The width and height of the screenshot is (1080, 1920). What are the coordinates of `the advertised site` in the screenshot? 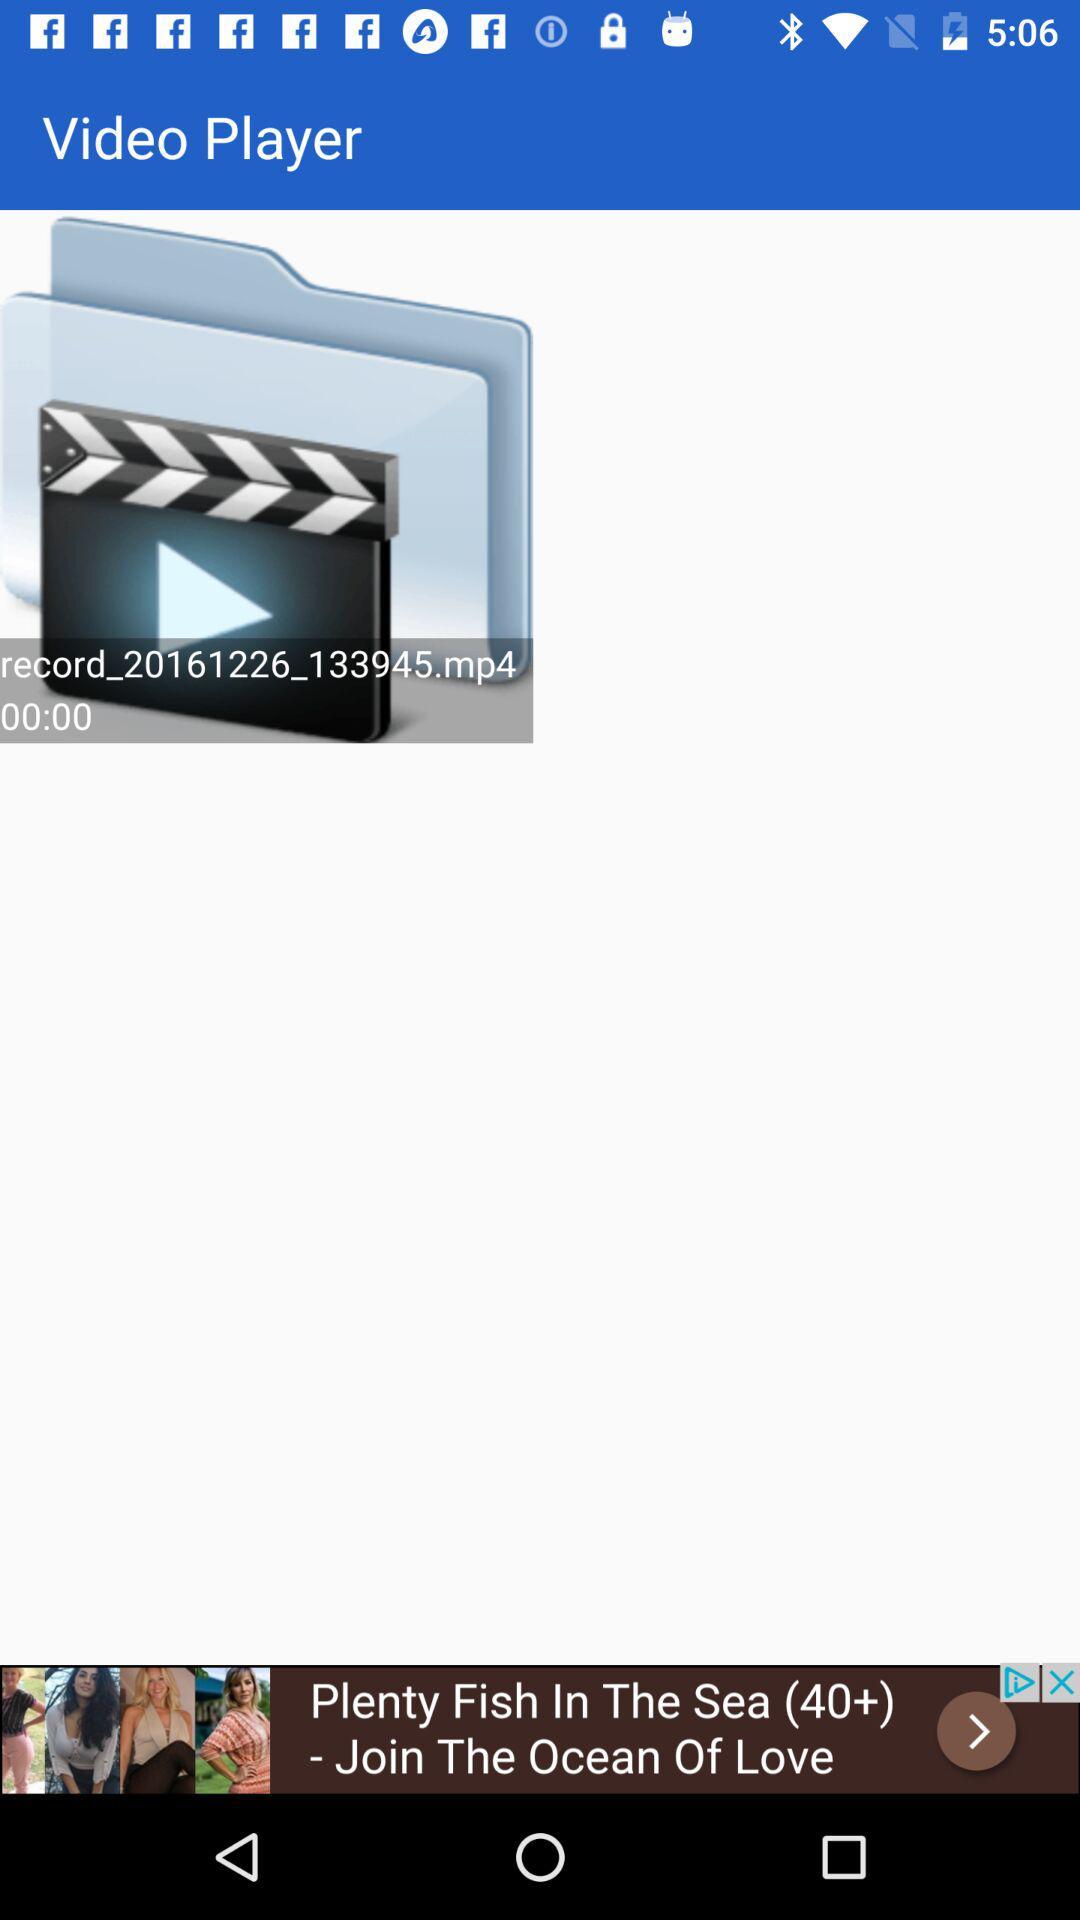 It's located at (540, 1727).